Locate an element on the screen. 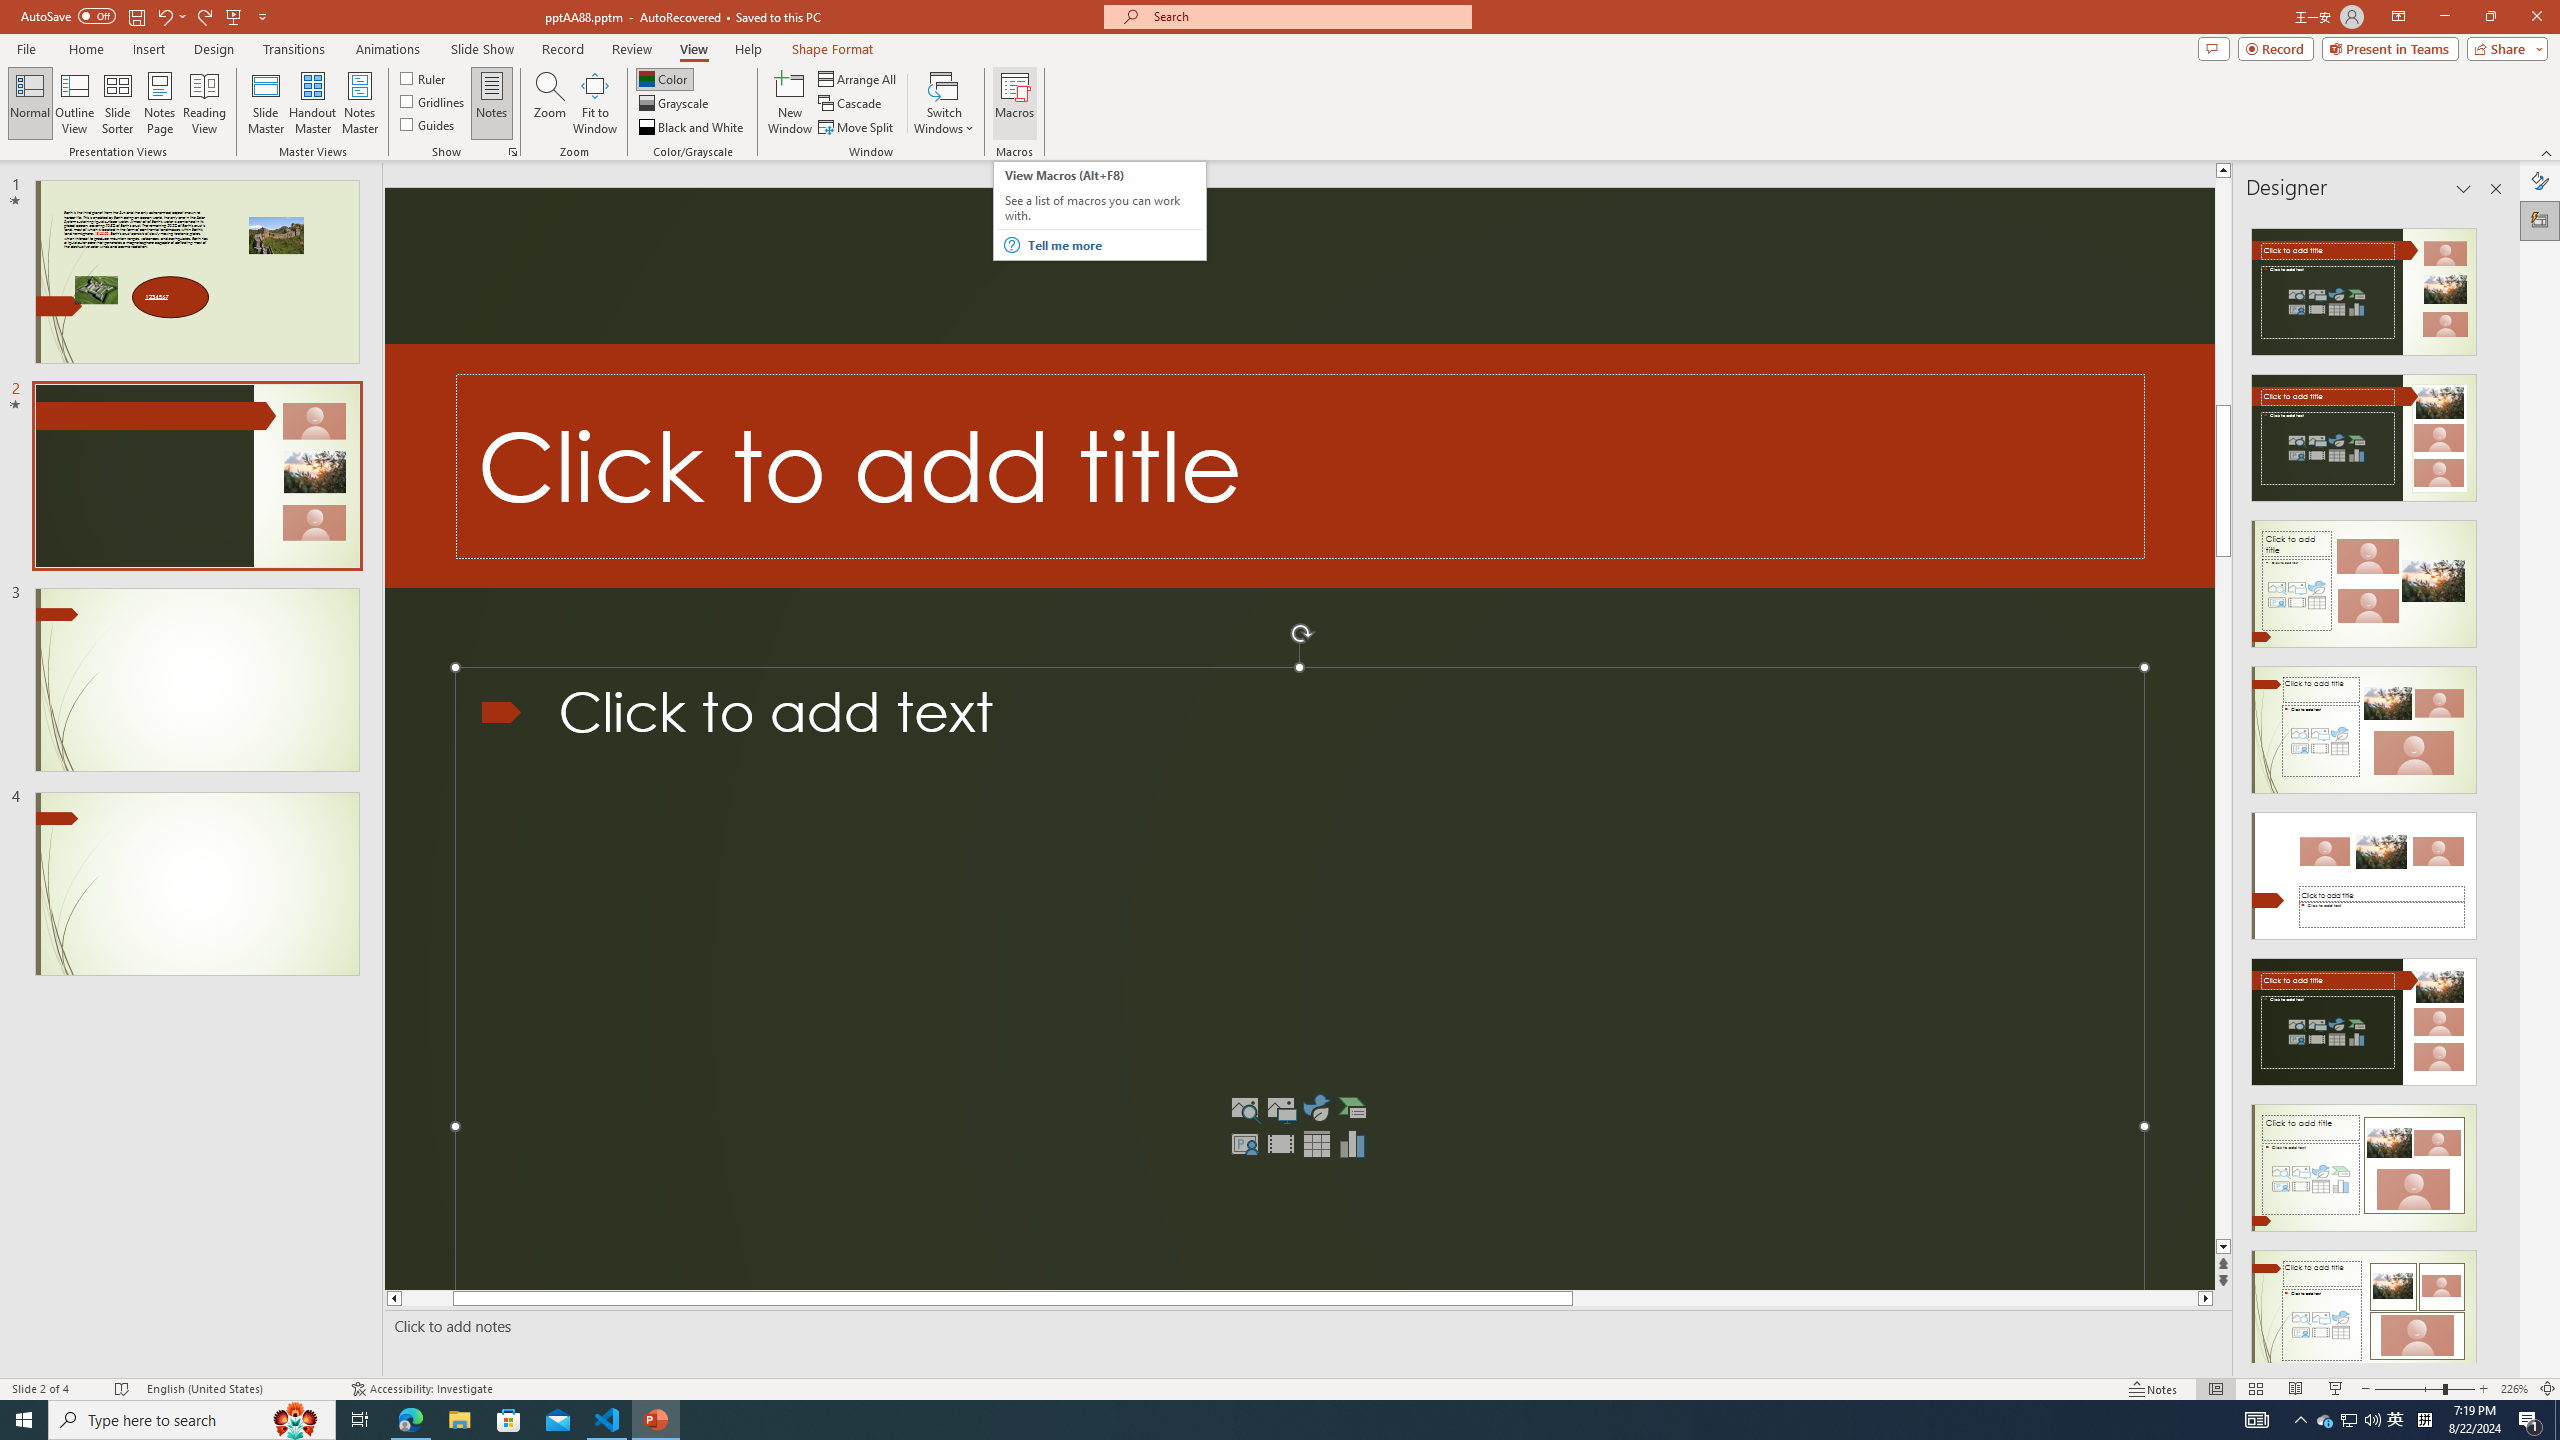  'Grayscale' is located at coordinates (673, 103).